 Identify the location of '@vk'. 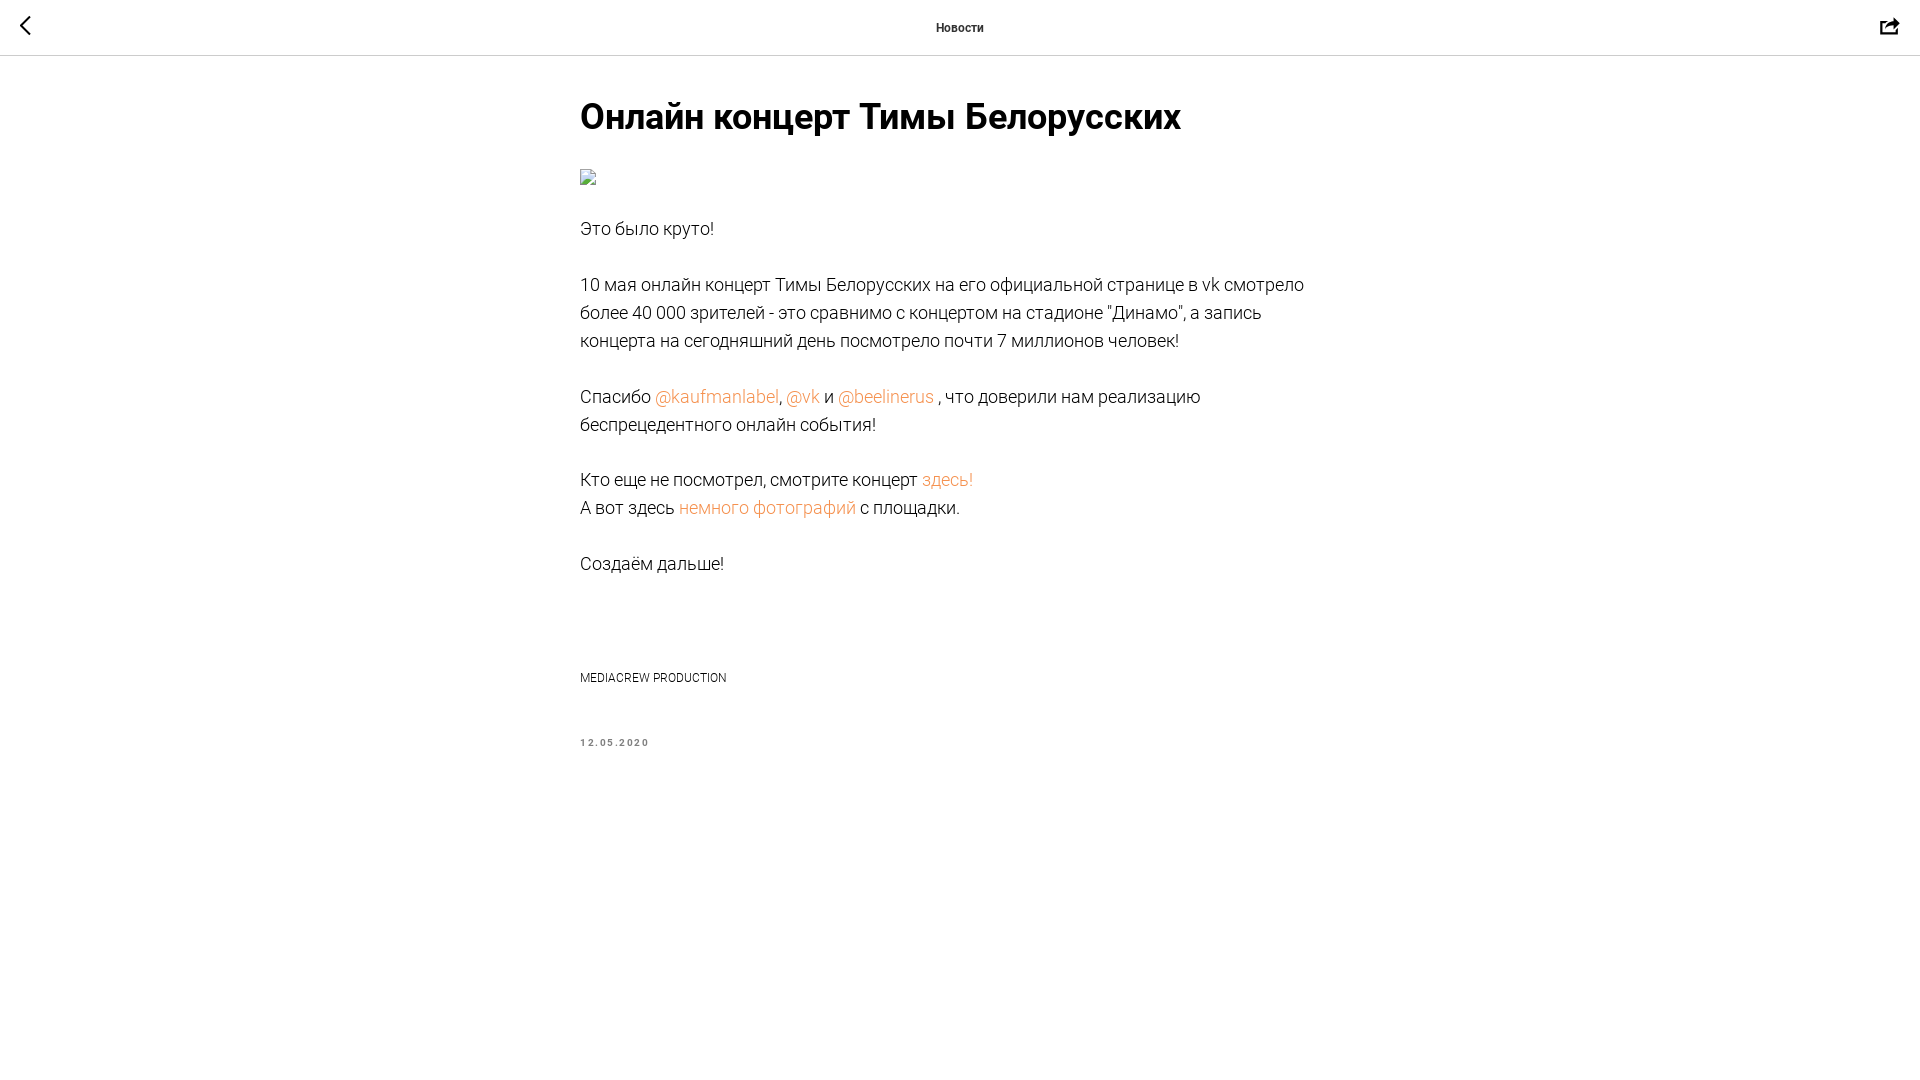
(802, 396).